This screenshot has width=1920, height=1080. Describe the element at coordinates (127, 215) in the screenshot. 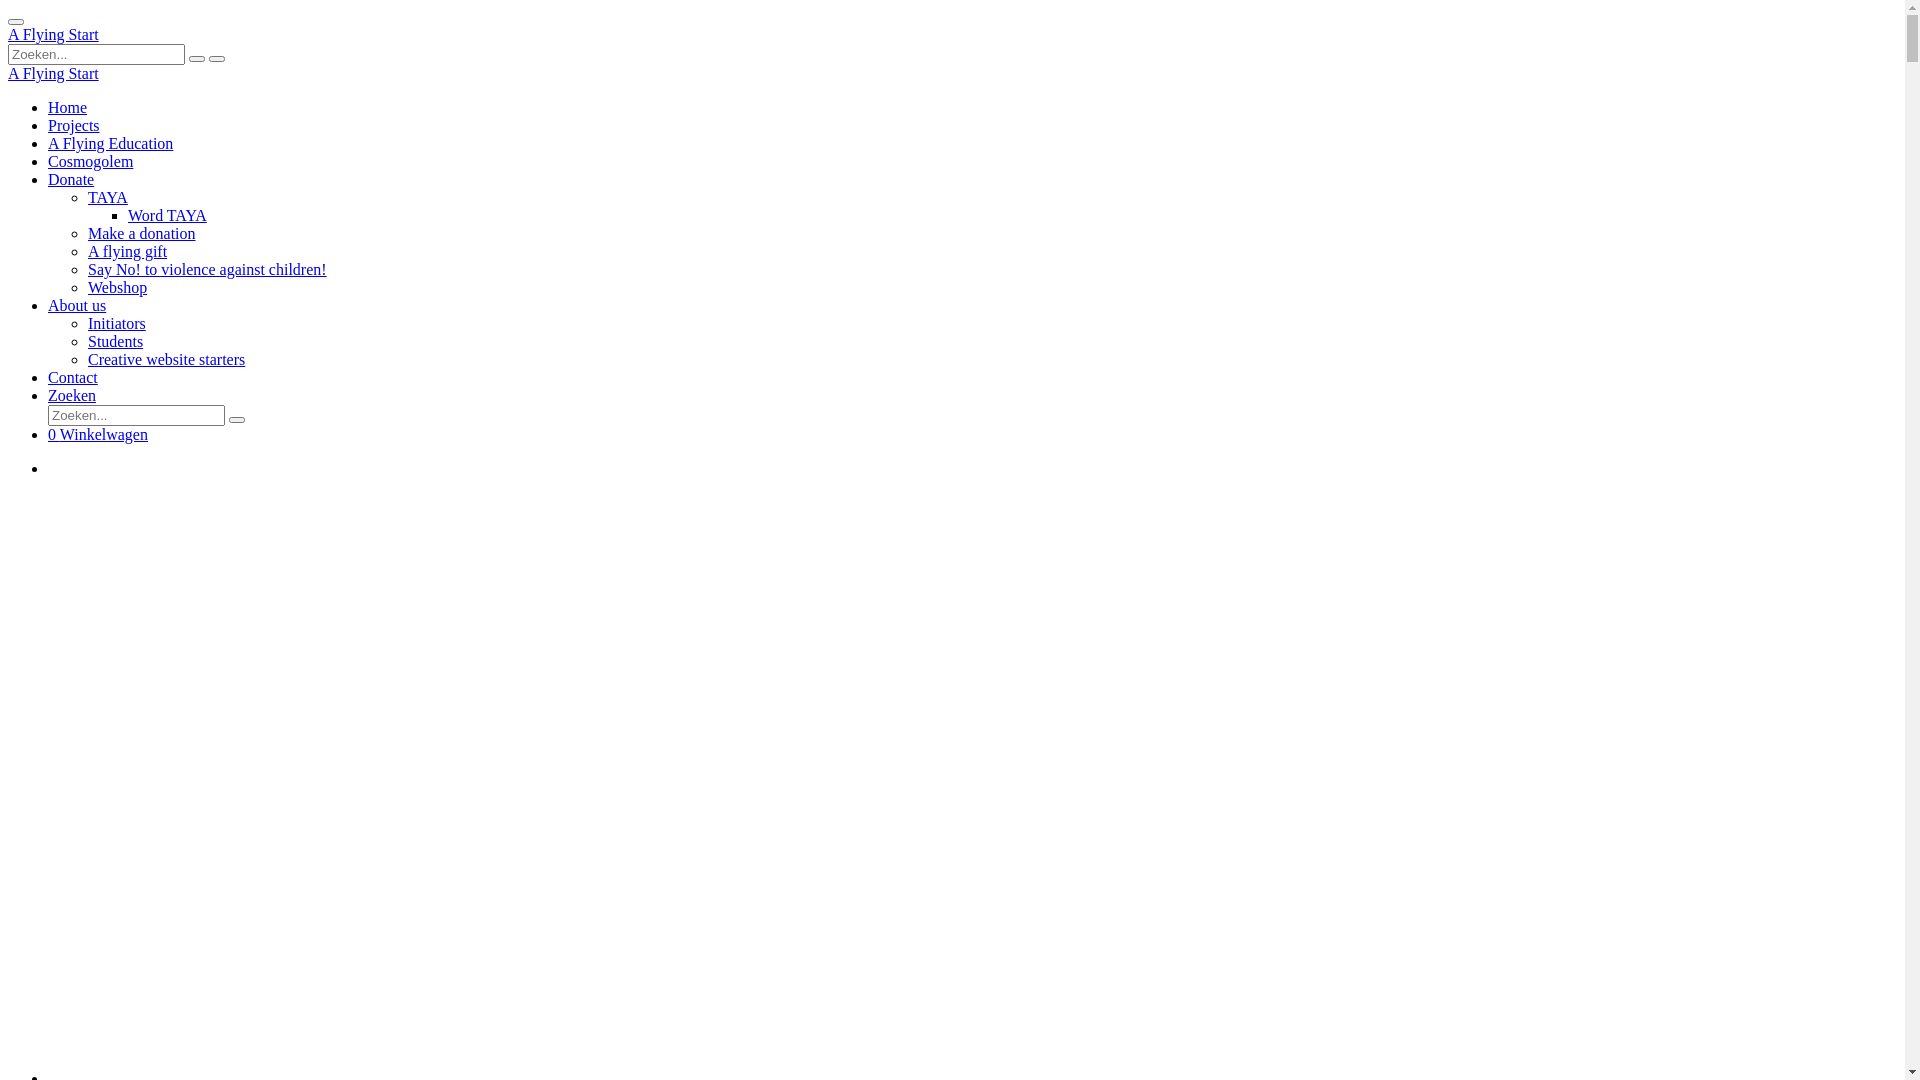

I see `'Word TAYA'` at that location.